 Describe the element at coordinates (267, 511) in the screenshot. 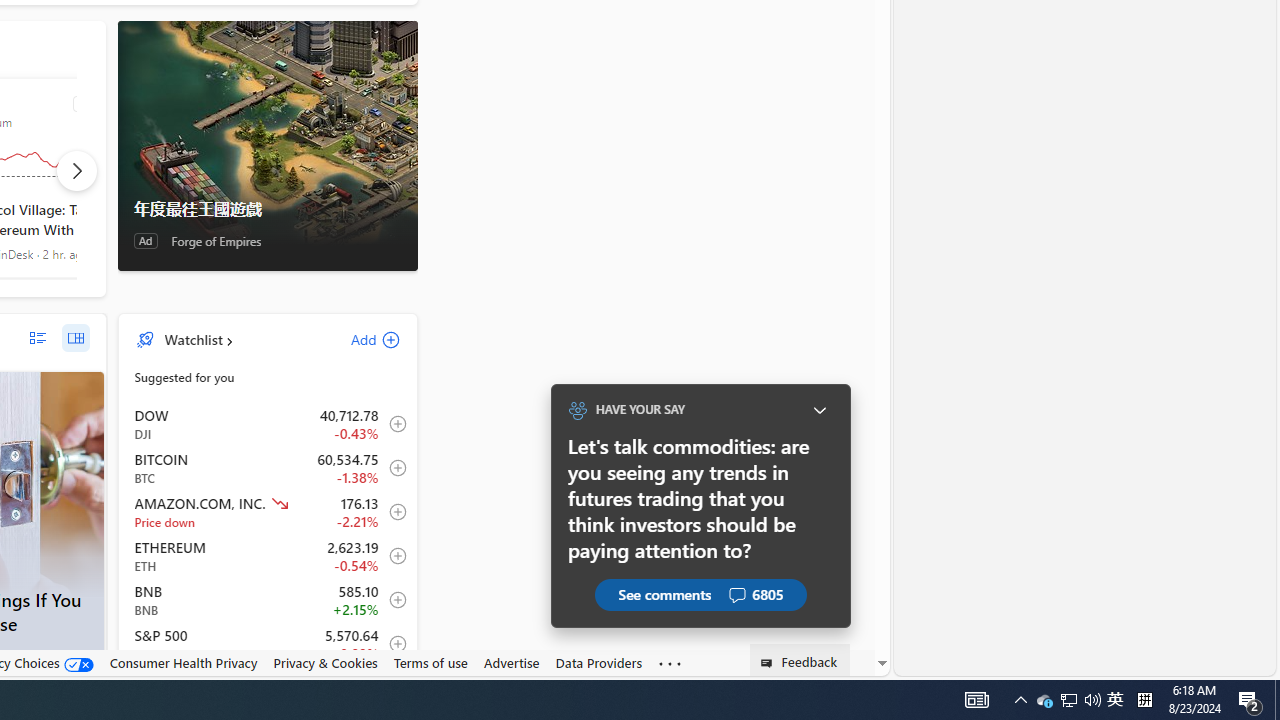

I see `'AMZN AMAZON.COM, INC. decrease 176.13 -3.98 -2.21% item2'` at that location.